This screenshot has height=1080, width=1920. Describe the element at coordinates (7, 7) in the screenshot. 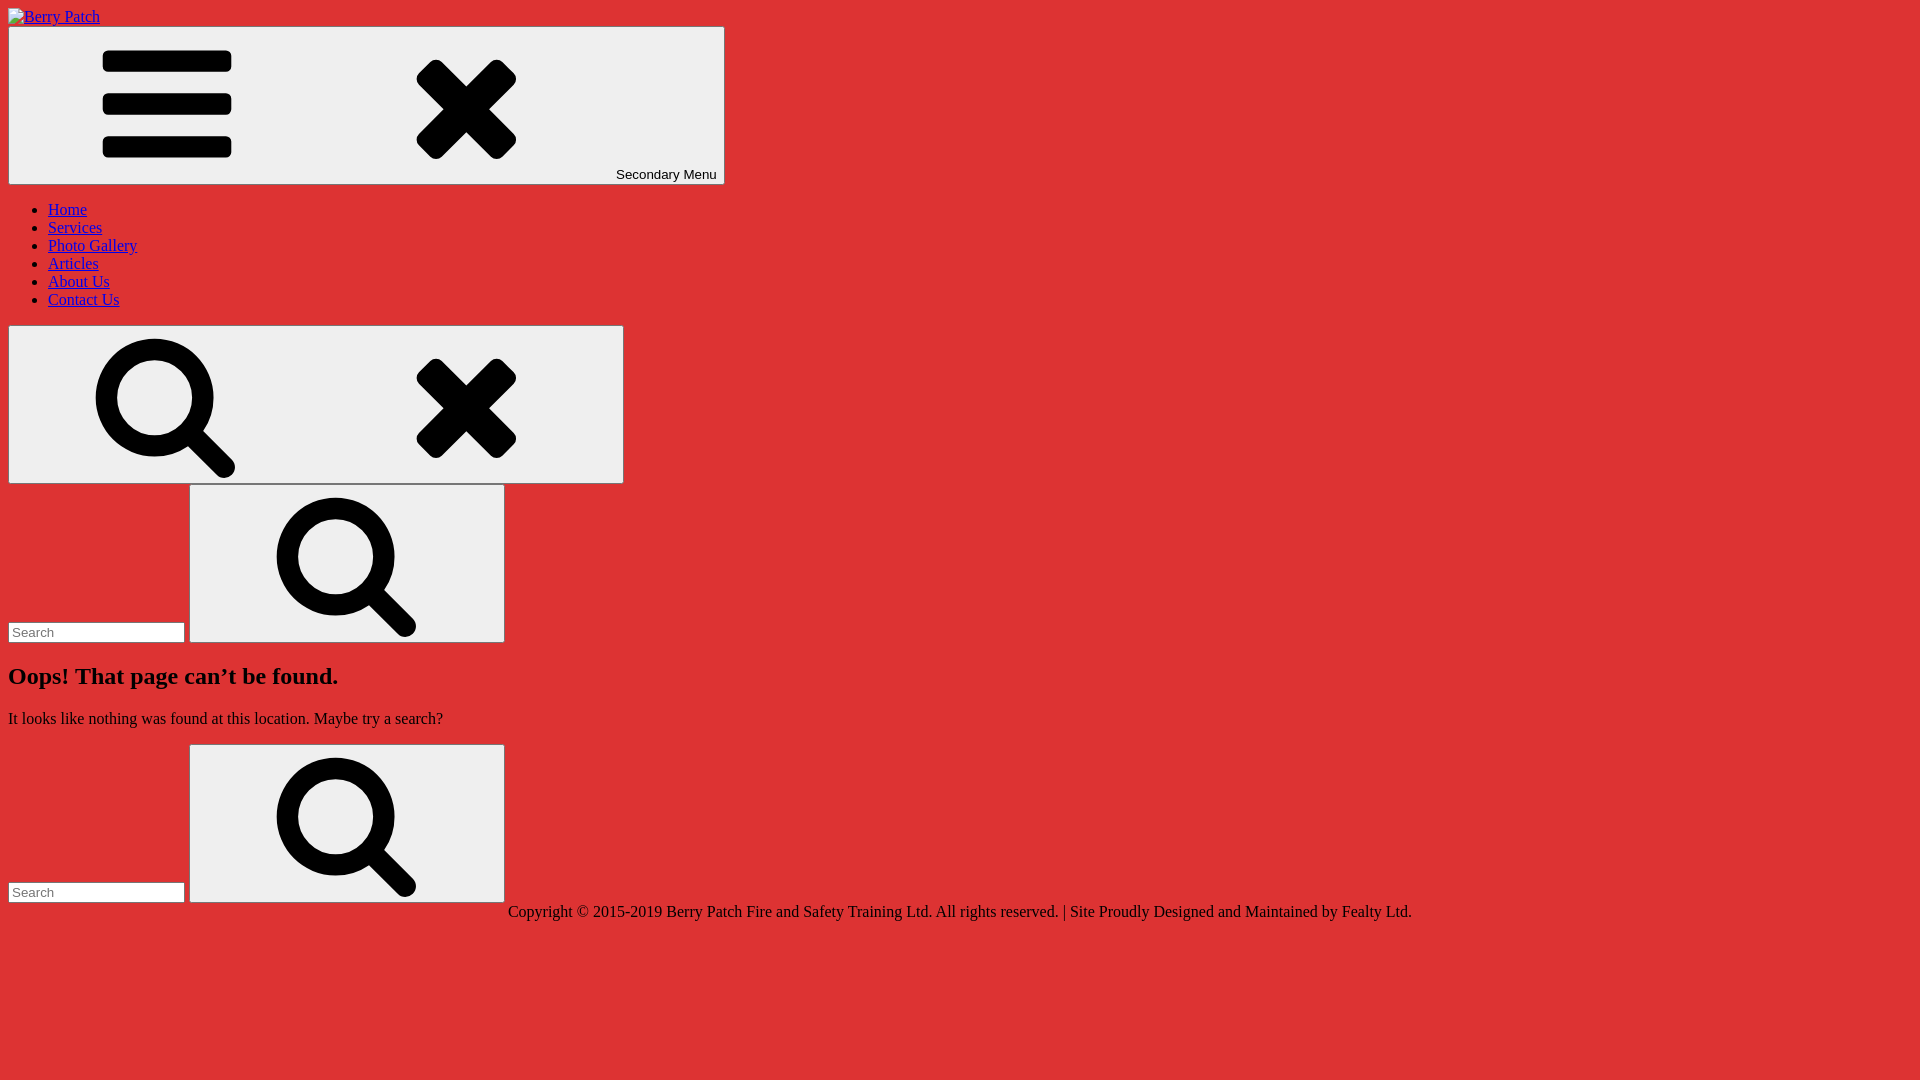

I see `'Skip to content'` at that location.